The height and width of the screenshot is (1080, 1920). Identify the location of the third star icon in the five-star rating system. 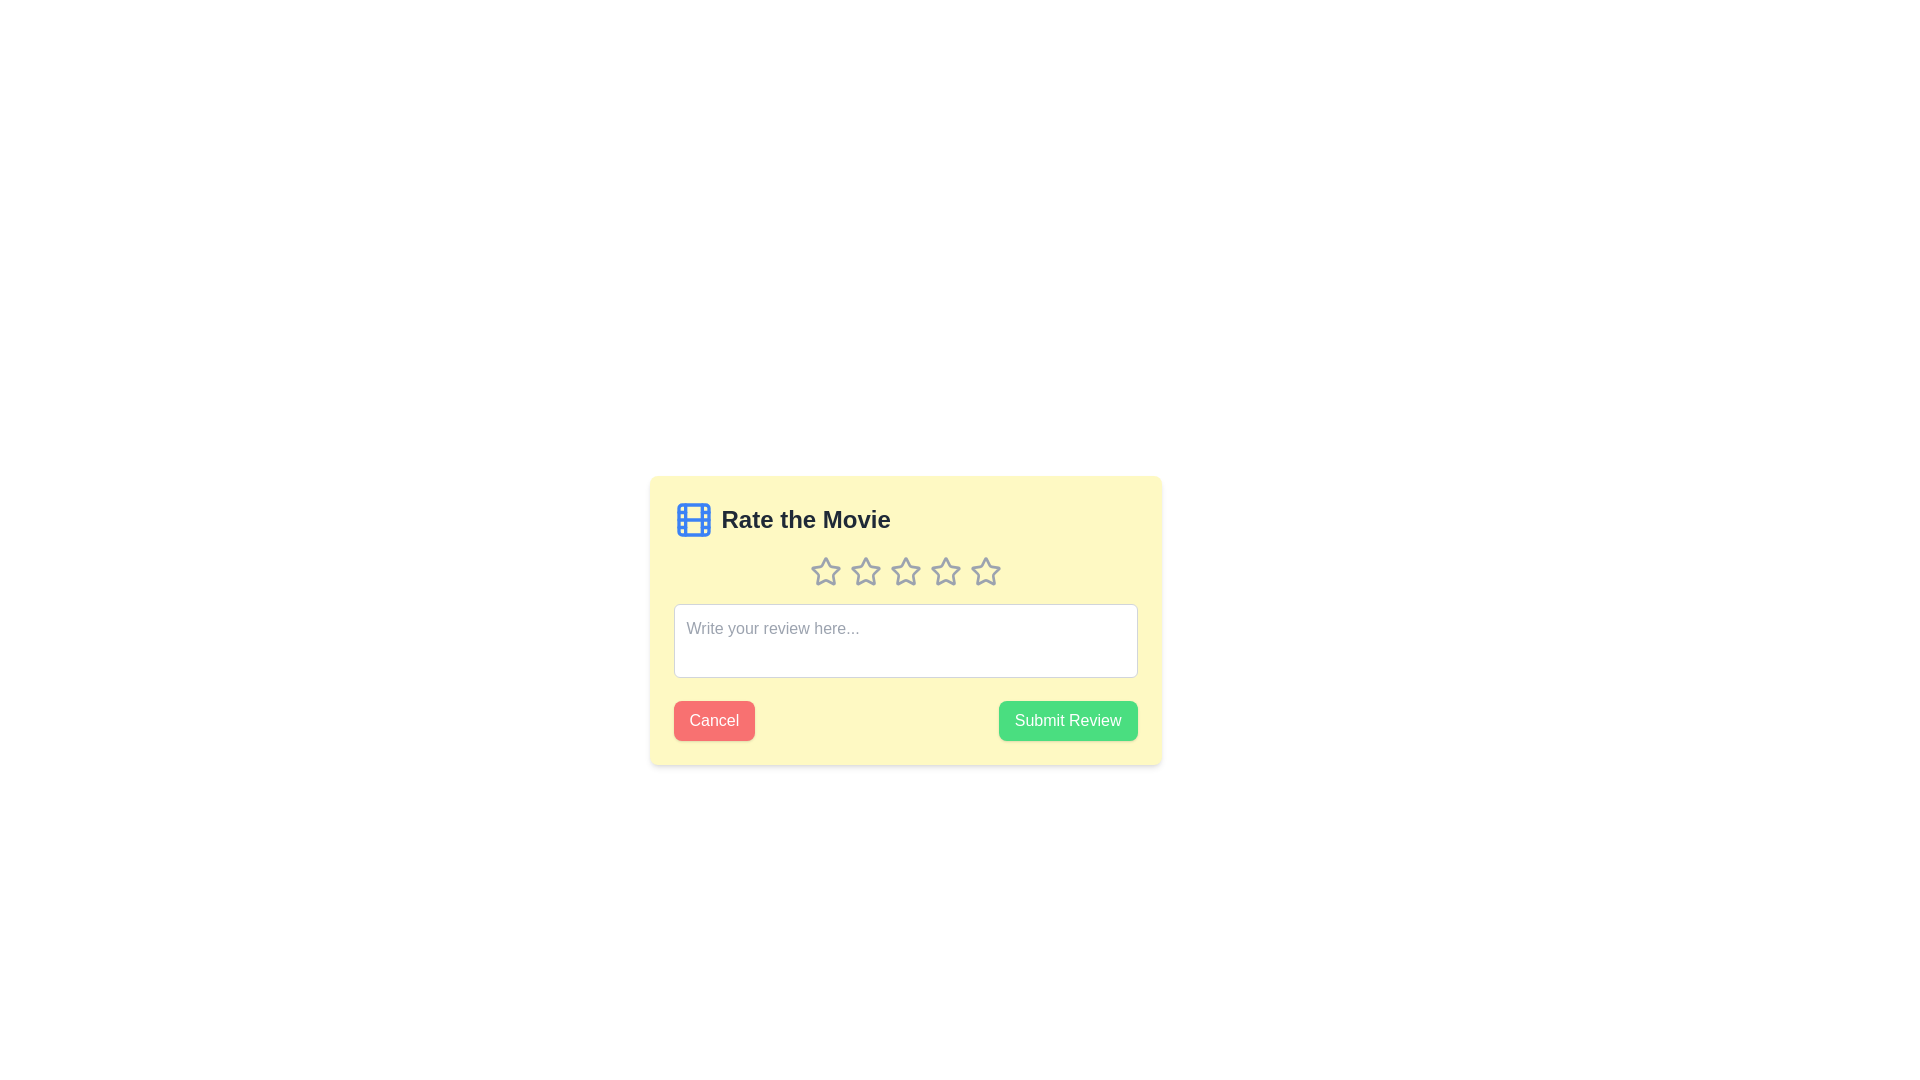
(904, 571).